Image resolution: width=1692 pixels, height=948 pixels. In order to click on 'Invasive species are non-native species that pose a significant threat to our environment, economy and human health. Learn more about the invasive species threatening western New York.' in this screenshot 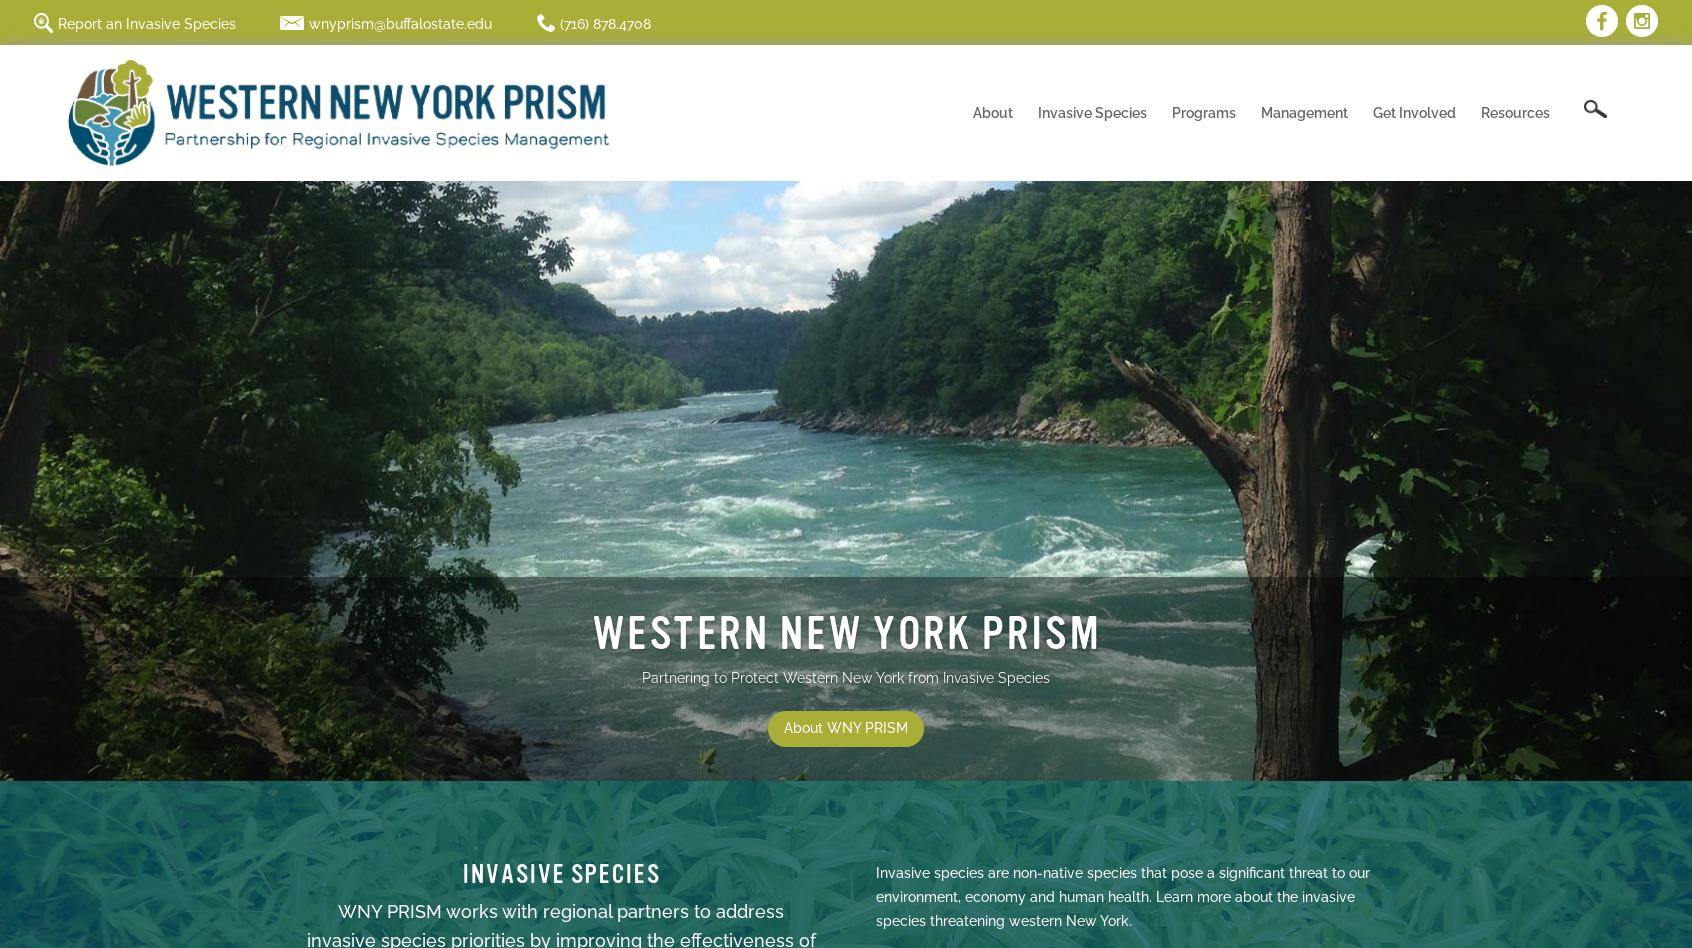, I will do `click(1121, 894)`.